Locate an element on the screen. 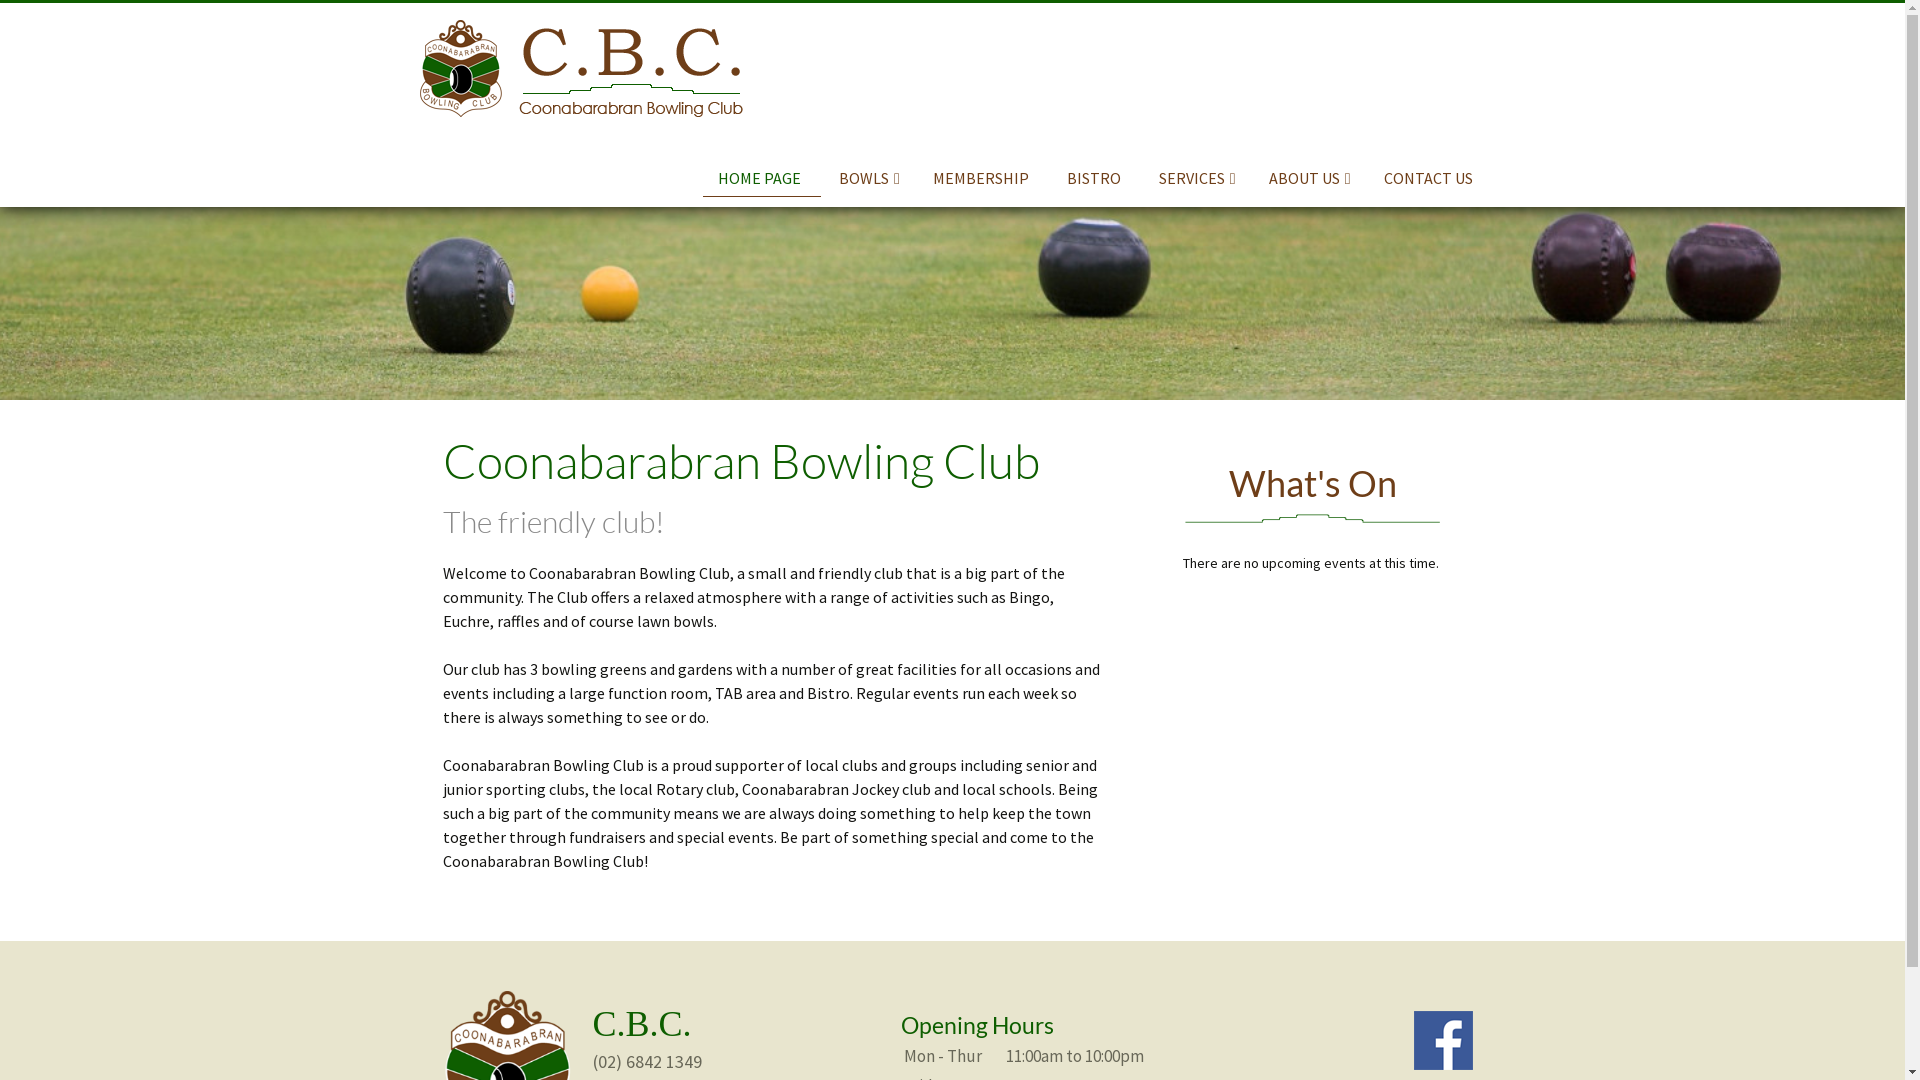 The height and width of the screenshot is (1080, 1920). 'BOWLS' is located at coordinates (869, 176).